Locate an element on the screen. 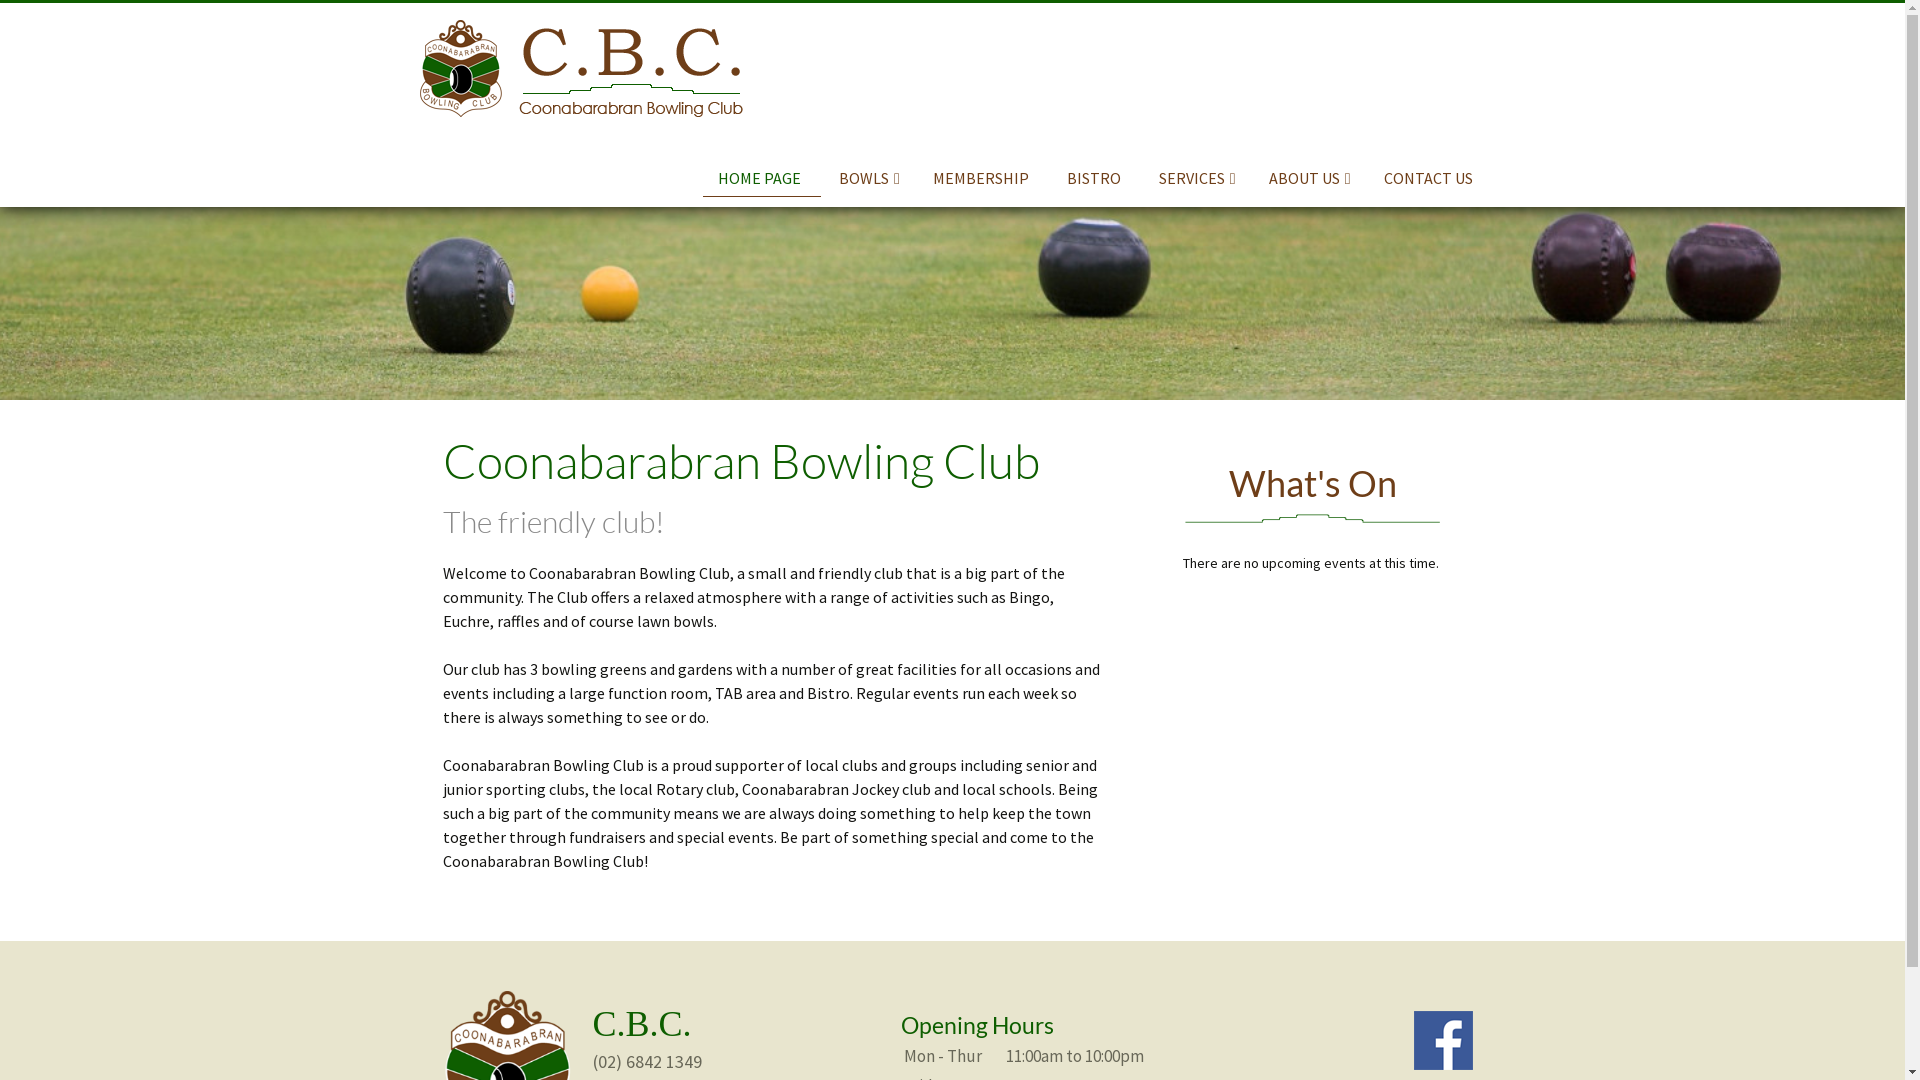 The height and width of the screenshot is (1080, 1920). 'BOWLS' is located at coordinates (869, 176).